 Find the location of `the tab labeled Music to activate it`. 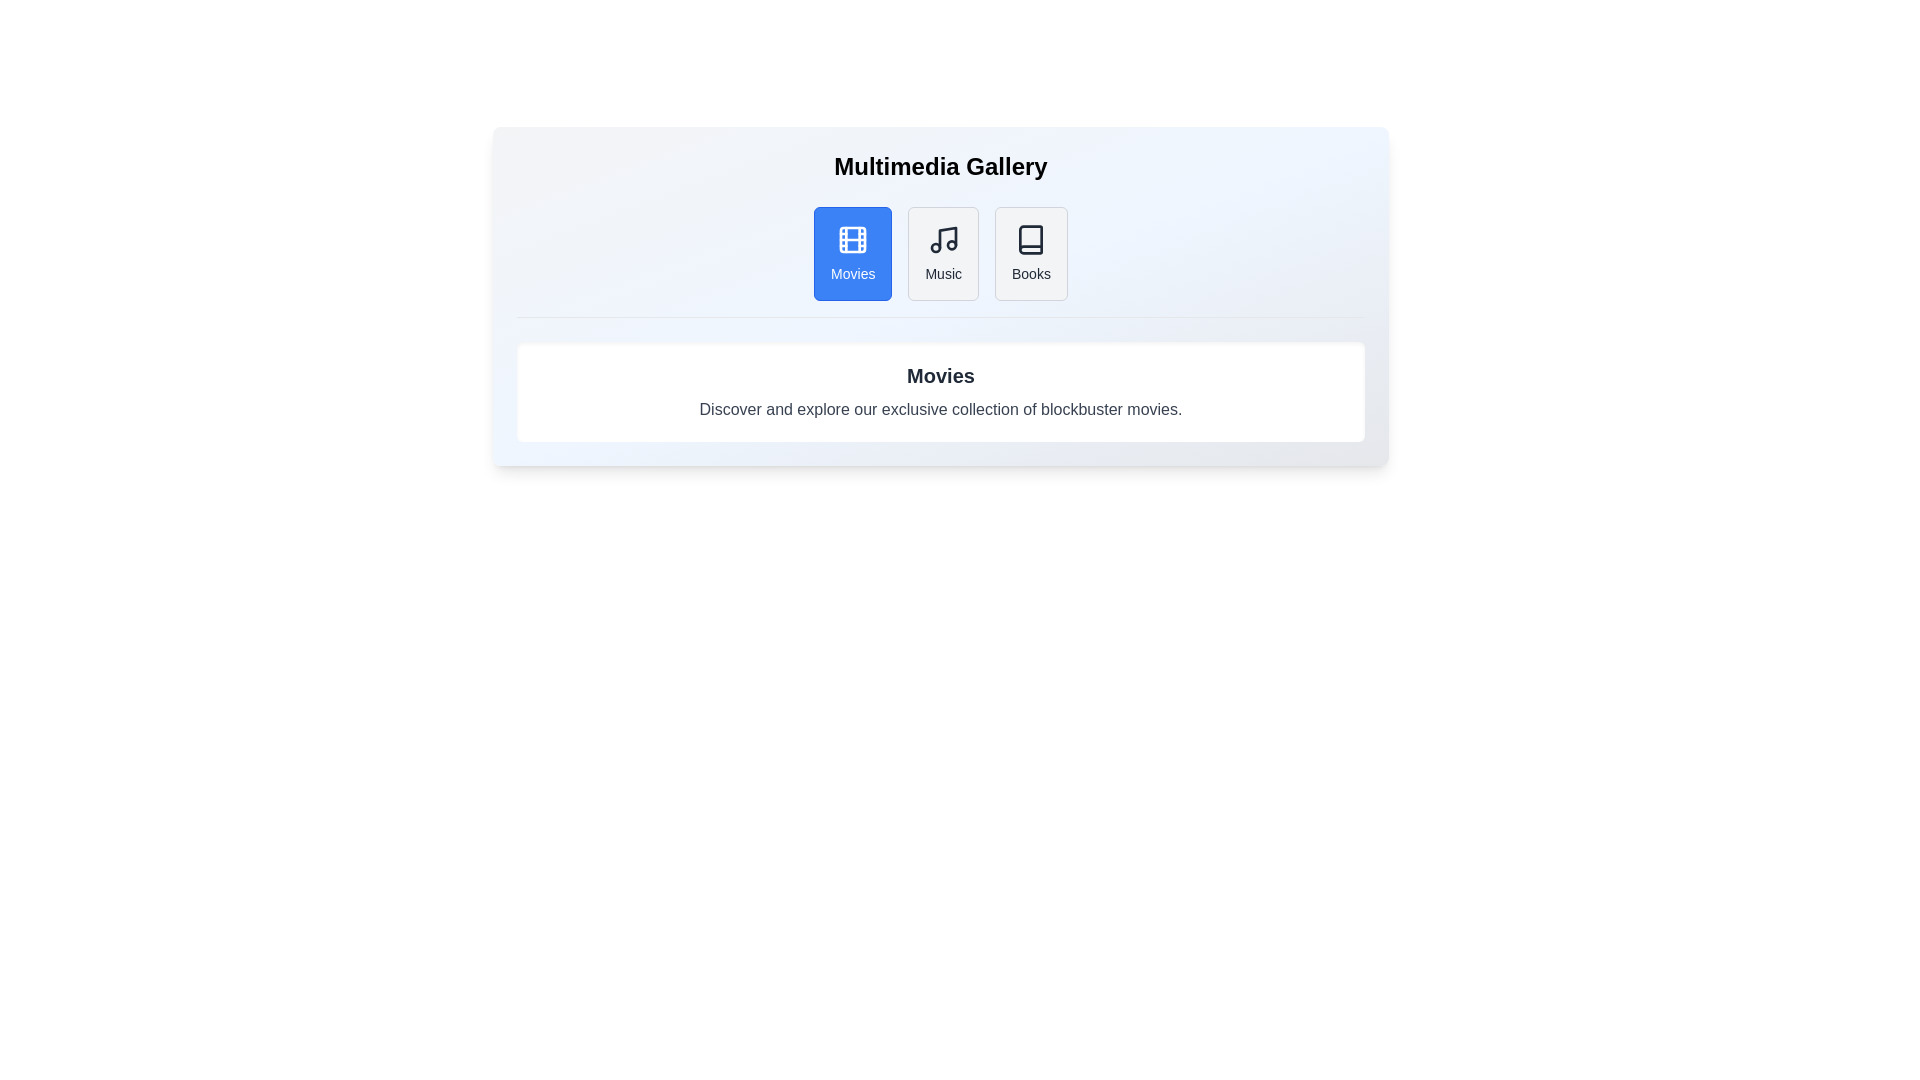

the tab labeled Music to activate it is located at coordinates (942, 253).